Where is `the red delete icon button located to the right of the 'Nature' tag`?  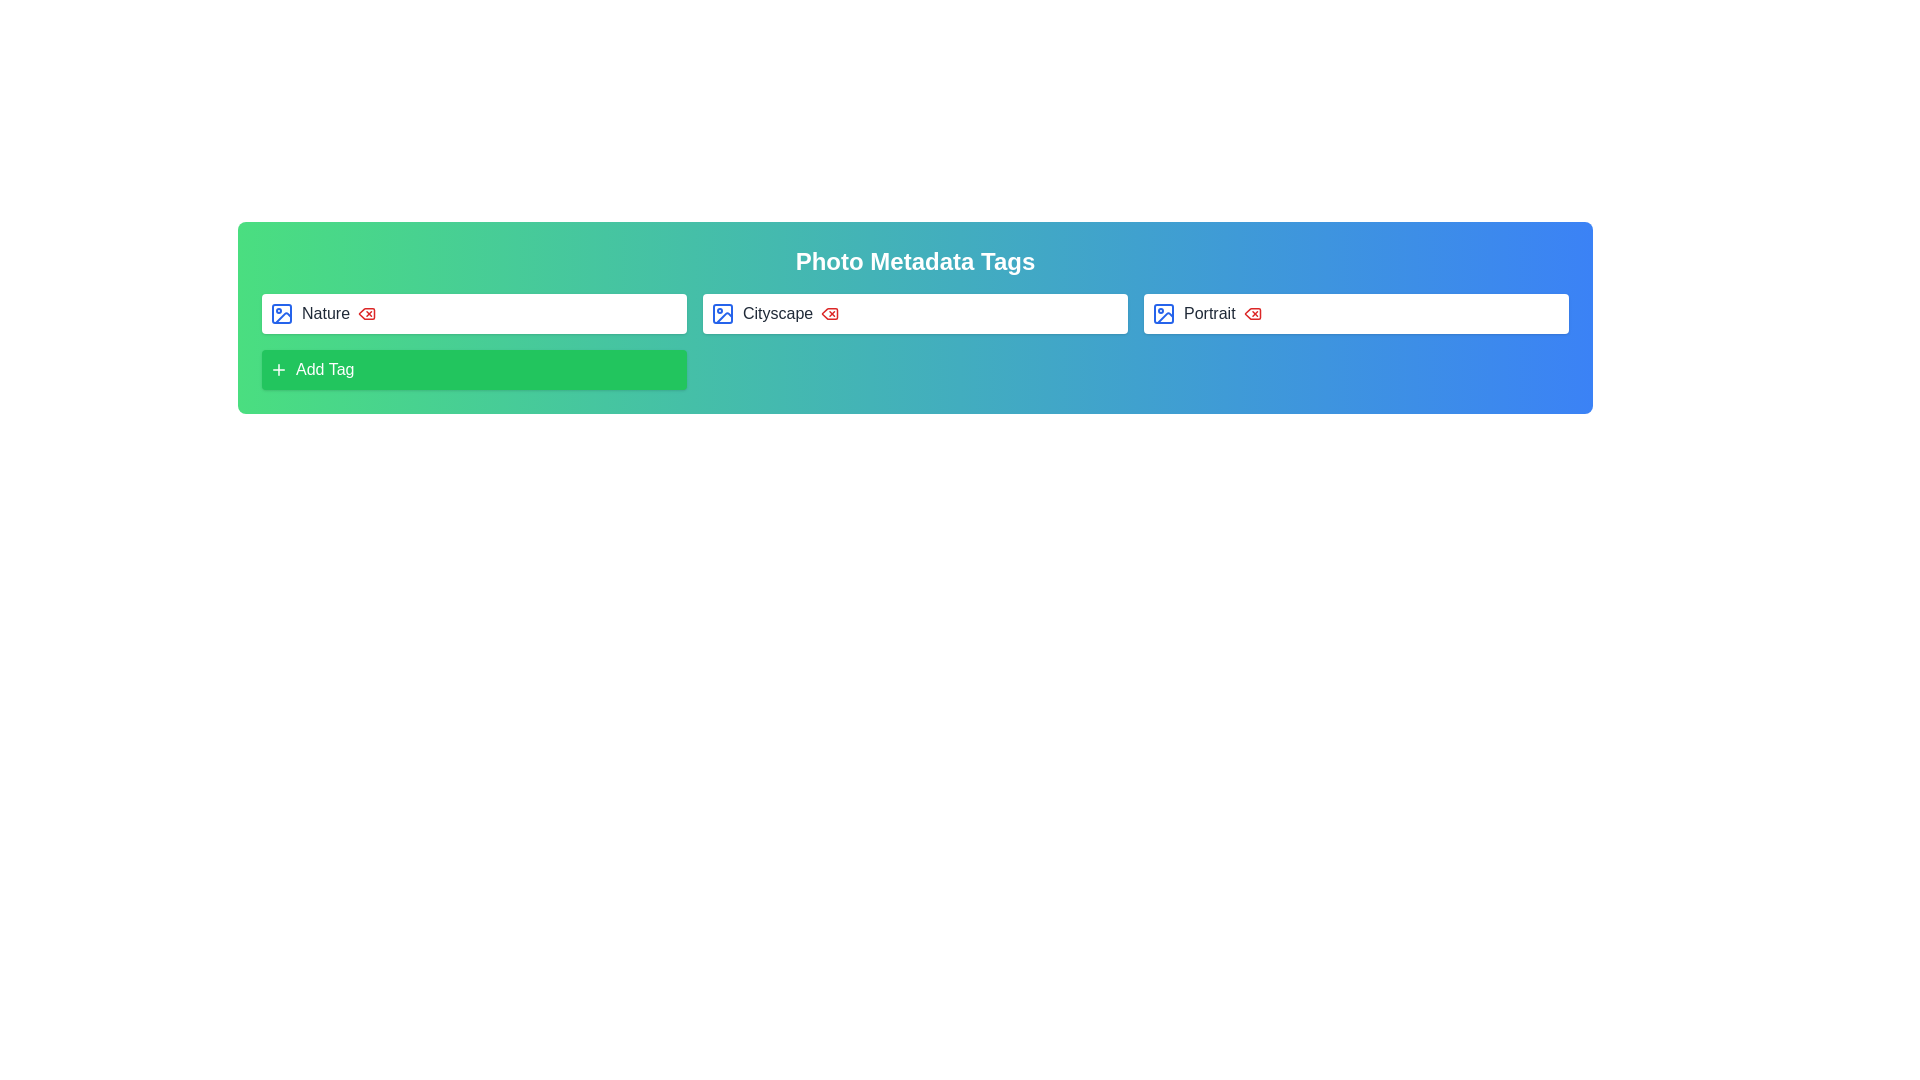 the red delete icon button located to the right of the 'Nature' tag is located at coordinates (367, 313).